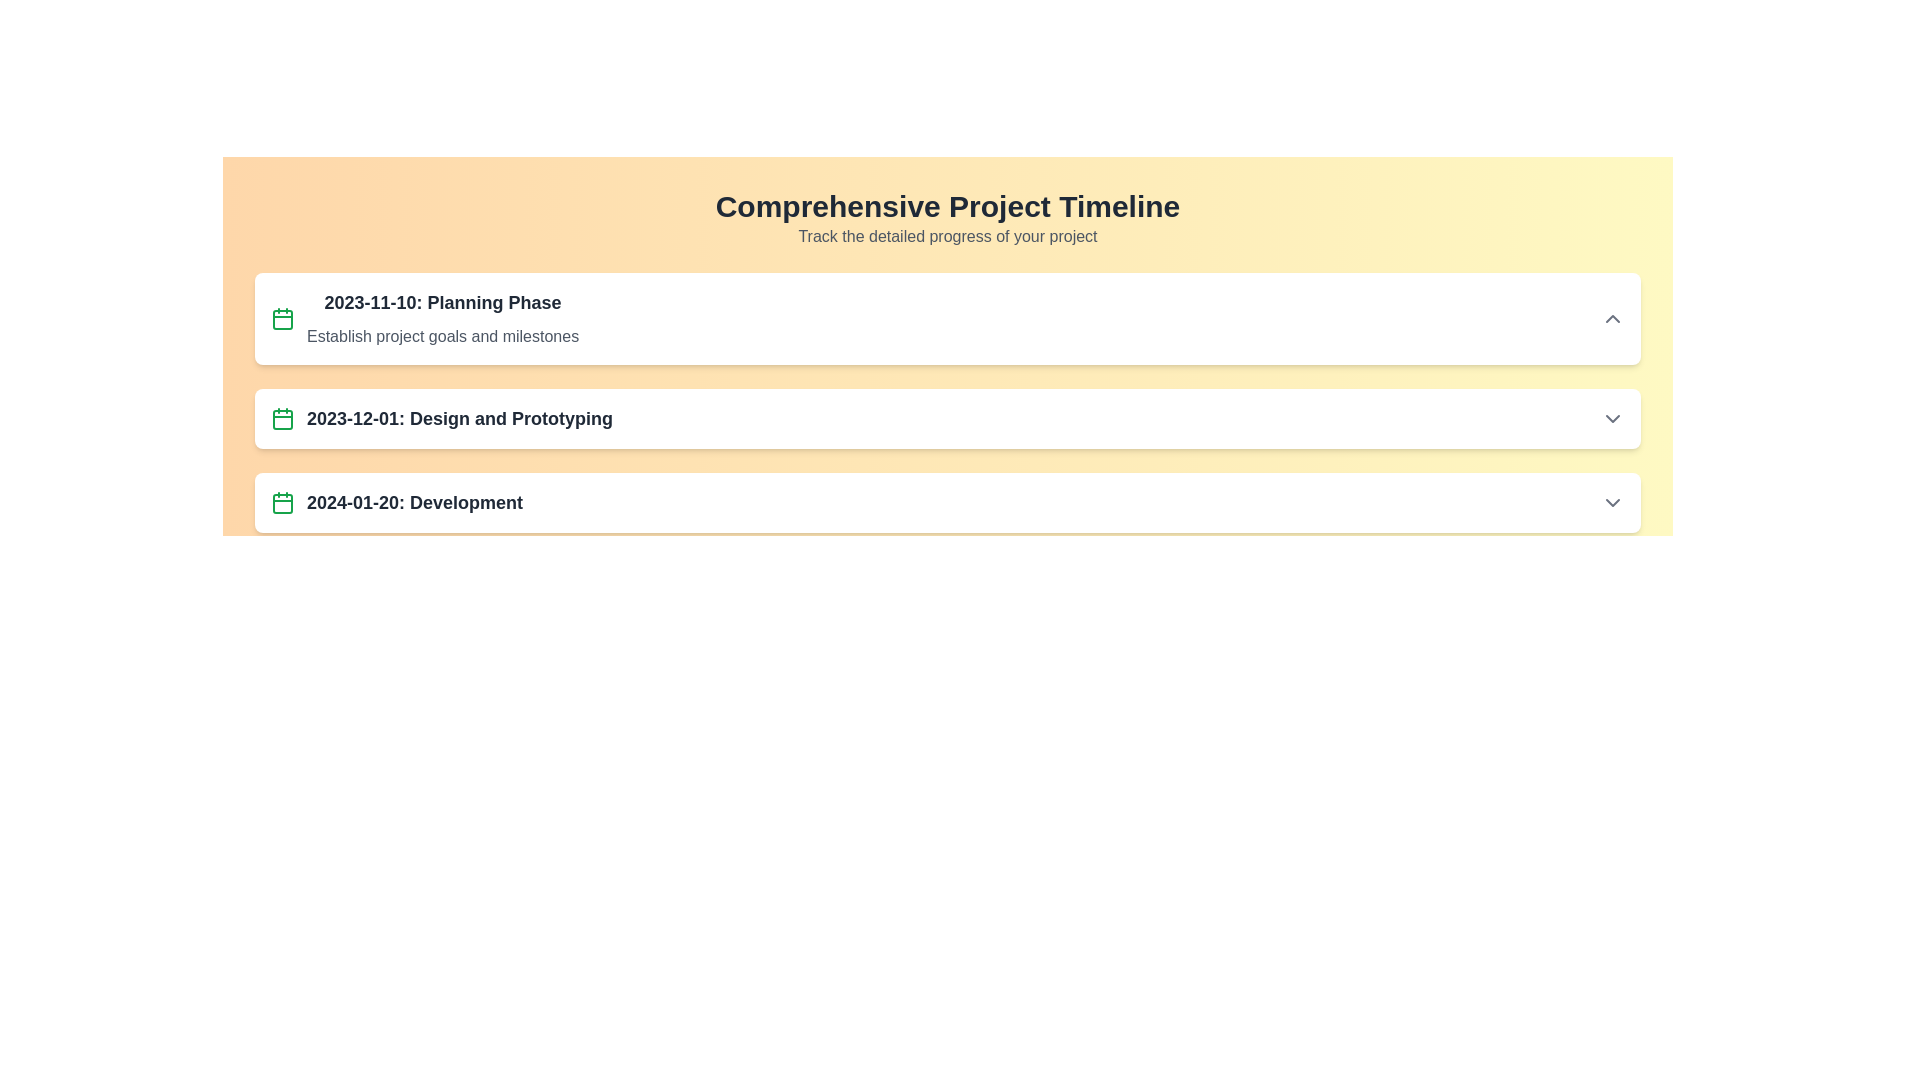 The image size is (1920, 1080). I want to click on the list item containing the text '2023-12-01: Design and Prototyping' with a green calendar icon, so click(440, 418).